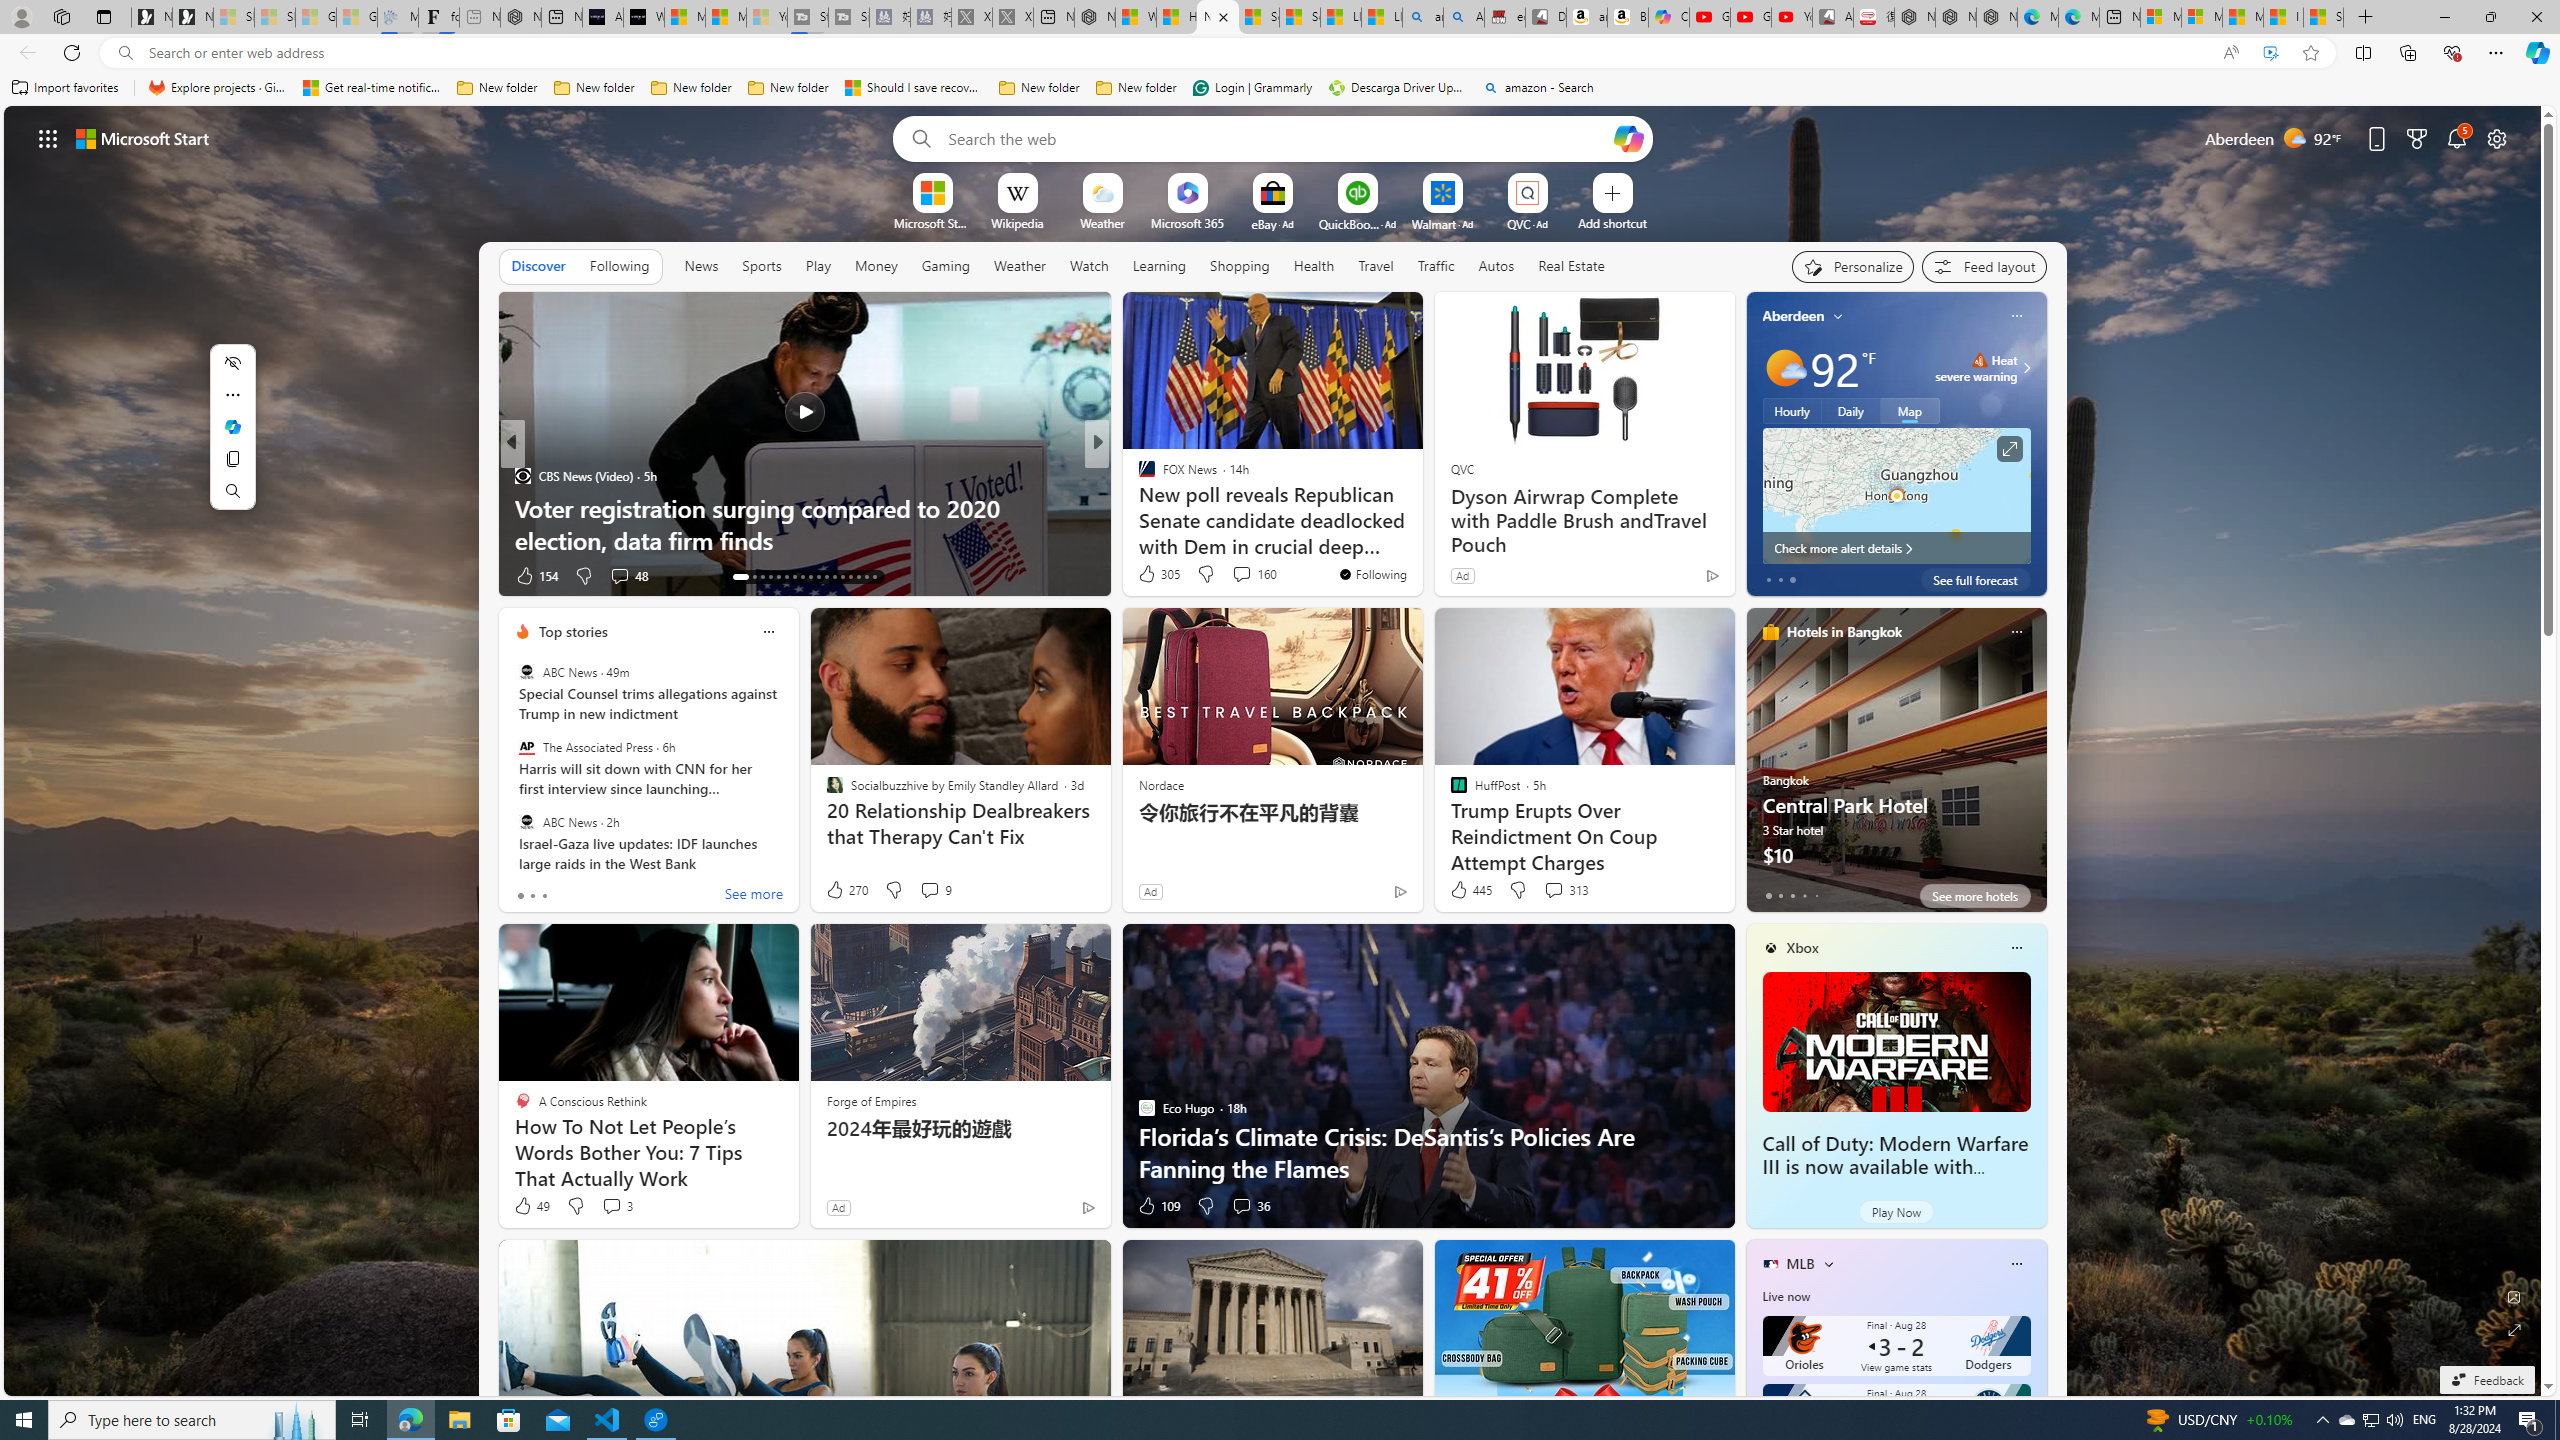  I want to click on 'Watch', so click(1088, 265).